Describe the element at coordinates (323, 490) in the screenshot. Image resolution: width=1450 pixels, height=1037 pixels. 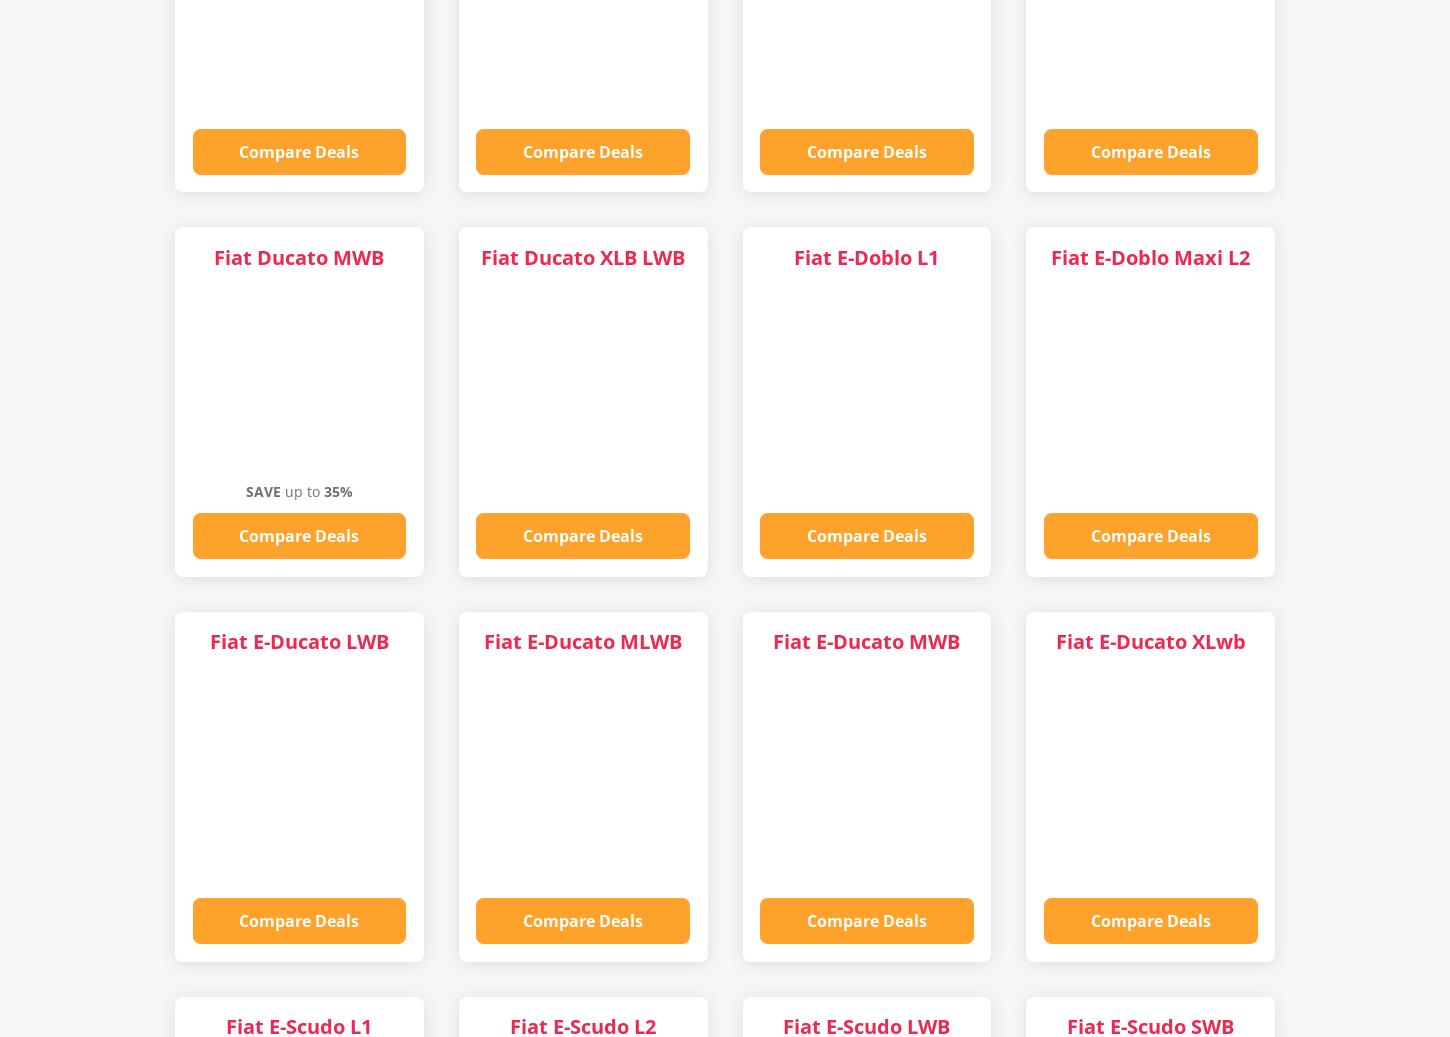
I see `'35%'` at that location.